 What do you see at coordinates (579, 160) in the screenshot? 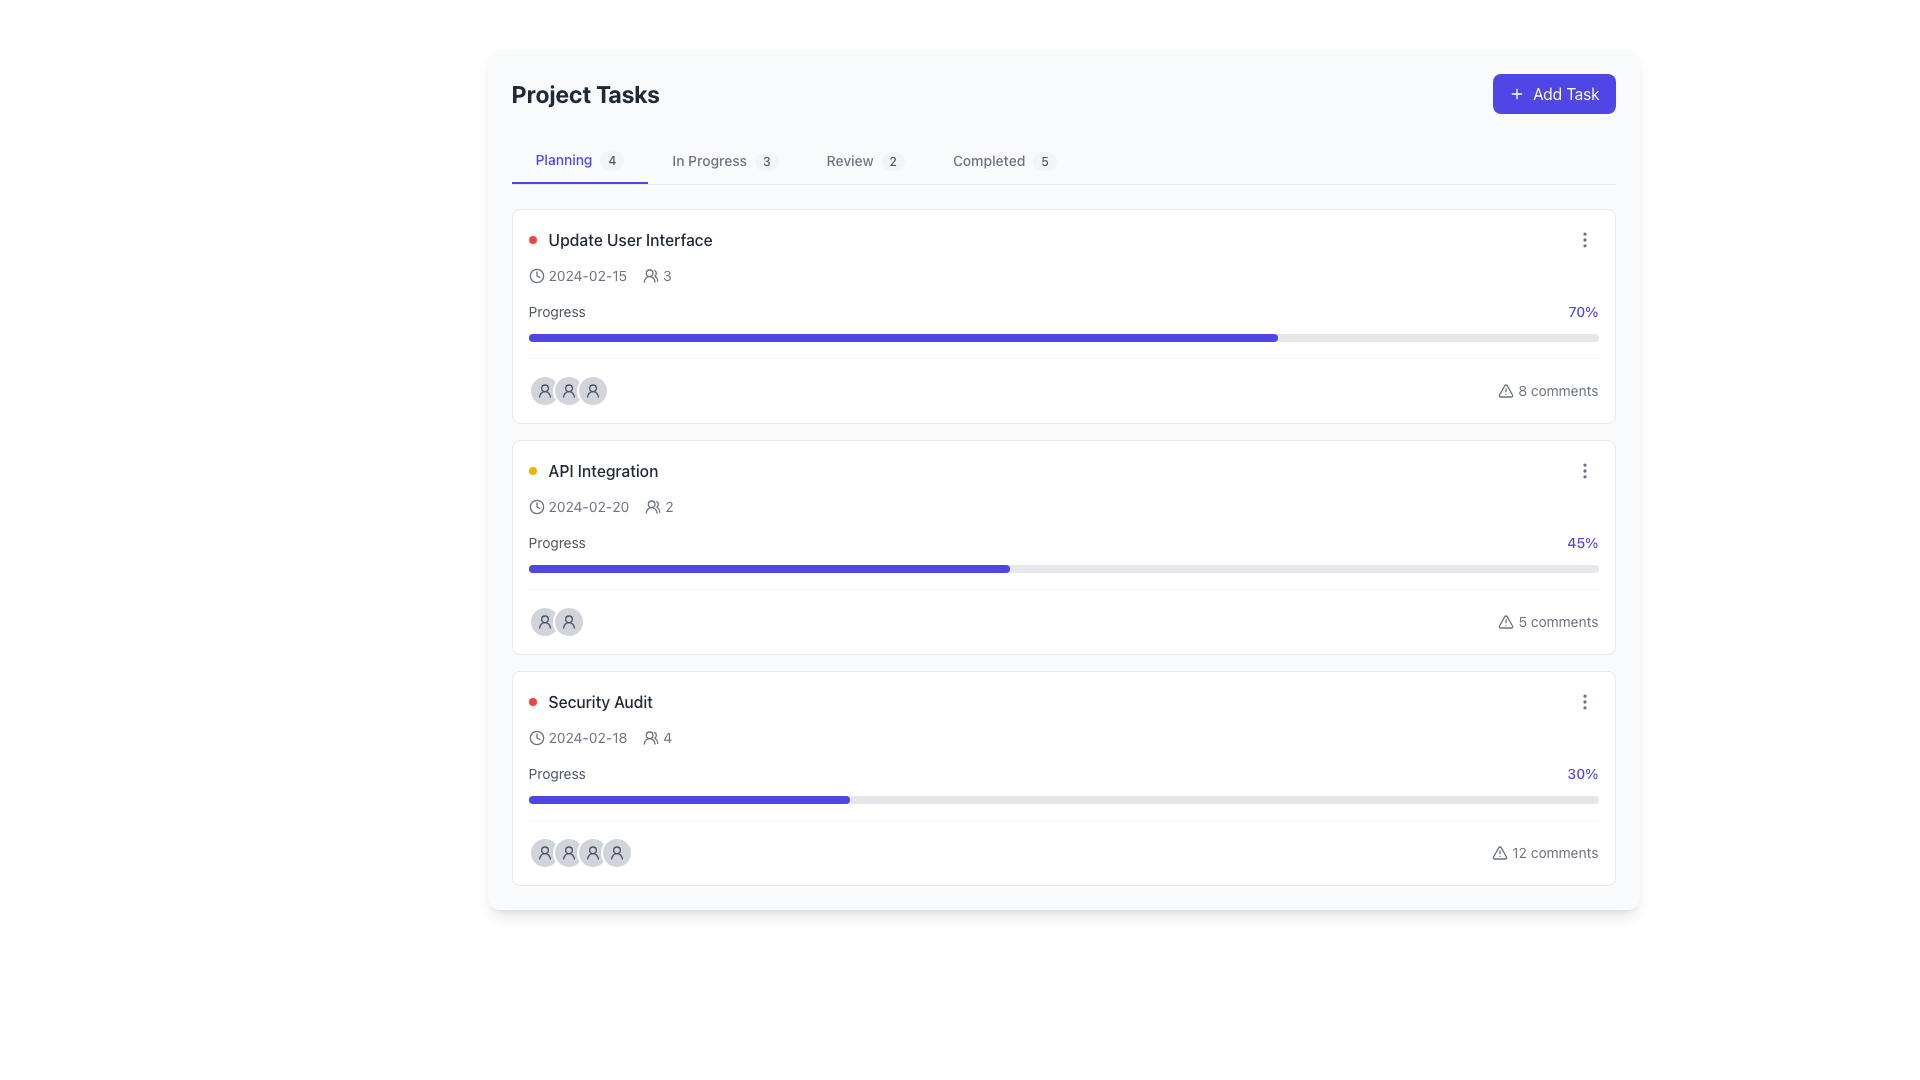
I see `the 'Planning' tab in the horizontal navigation bar, which is the first tab and has a circular badge with the number '4'` at bounding box center [579, 160].